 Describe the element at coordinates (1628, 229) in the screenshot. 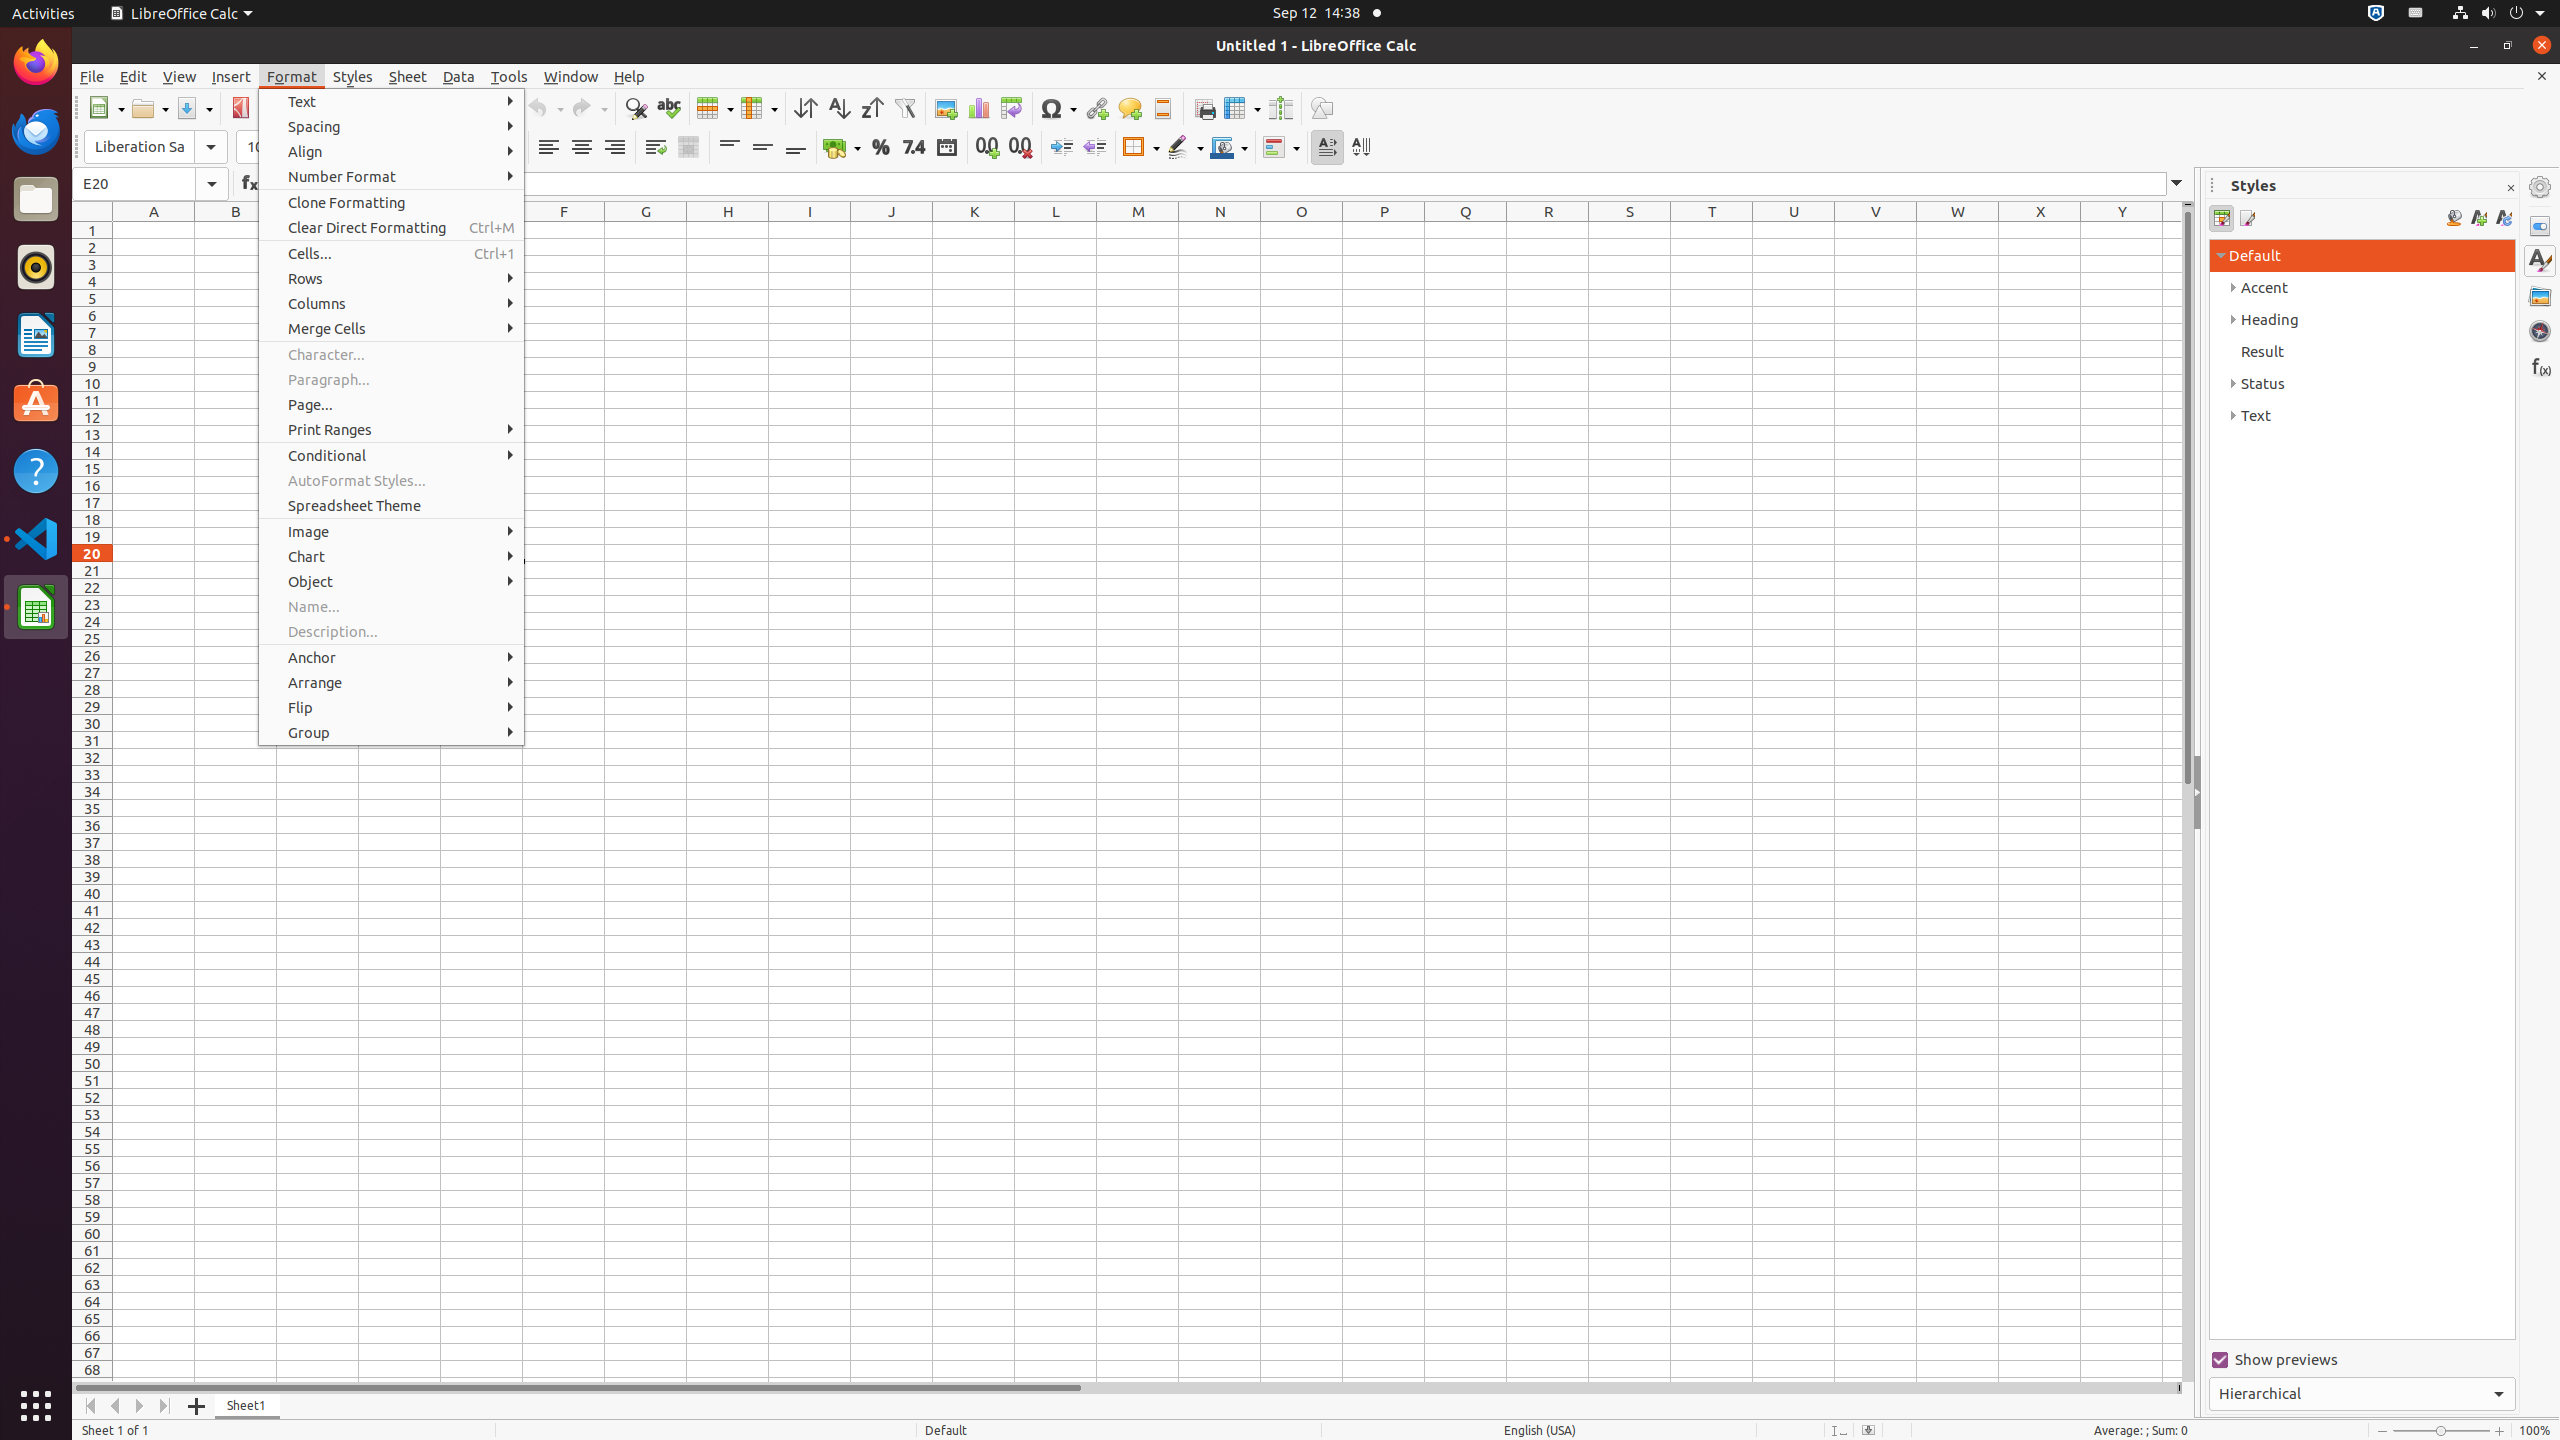

I see `'S1'` at that location.